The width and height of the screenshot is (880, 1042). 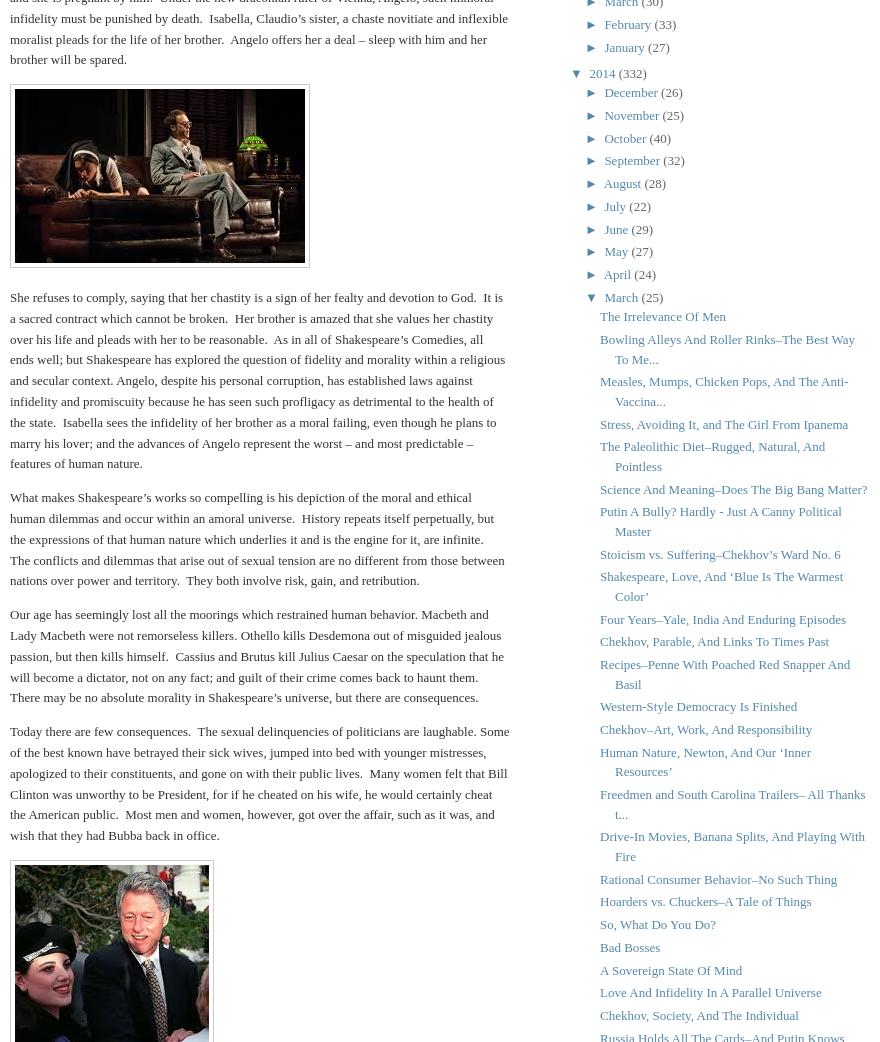 I want to click on 'July', so click(x=603, y=204).